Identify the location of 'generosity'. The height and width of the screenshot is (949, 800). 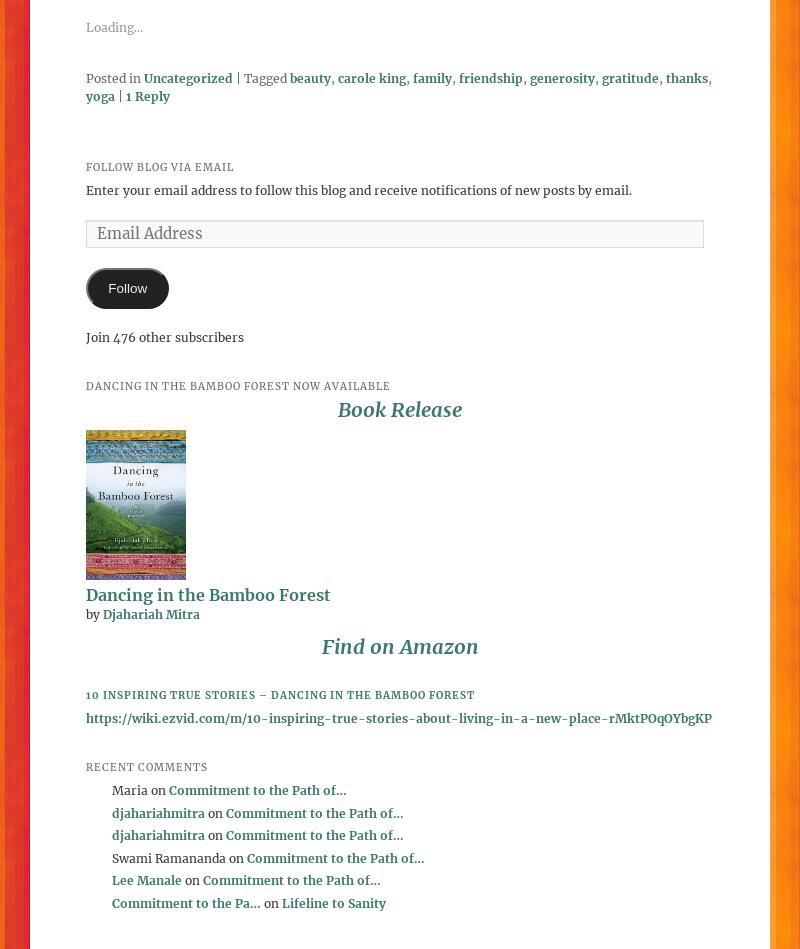
(562, 77).